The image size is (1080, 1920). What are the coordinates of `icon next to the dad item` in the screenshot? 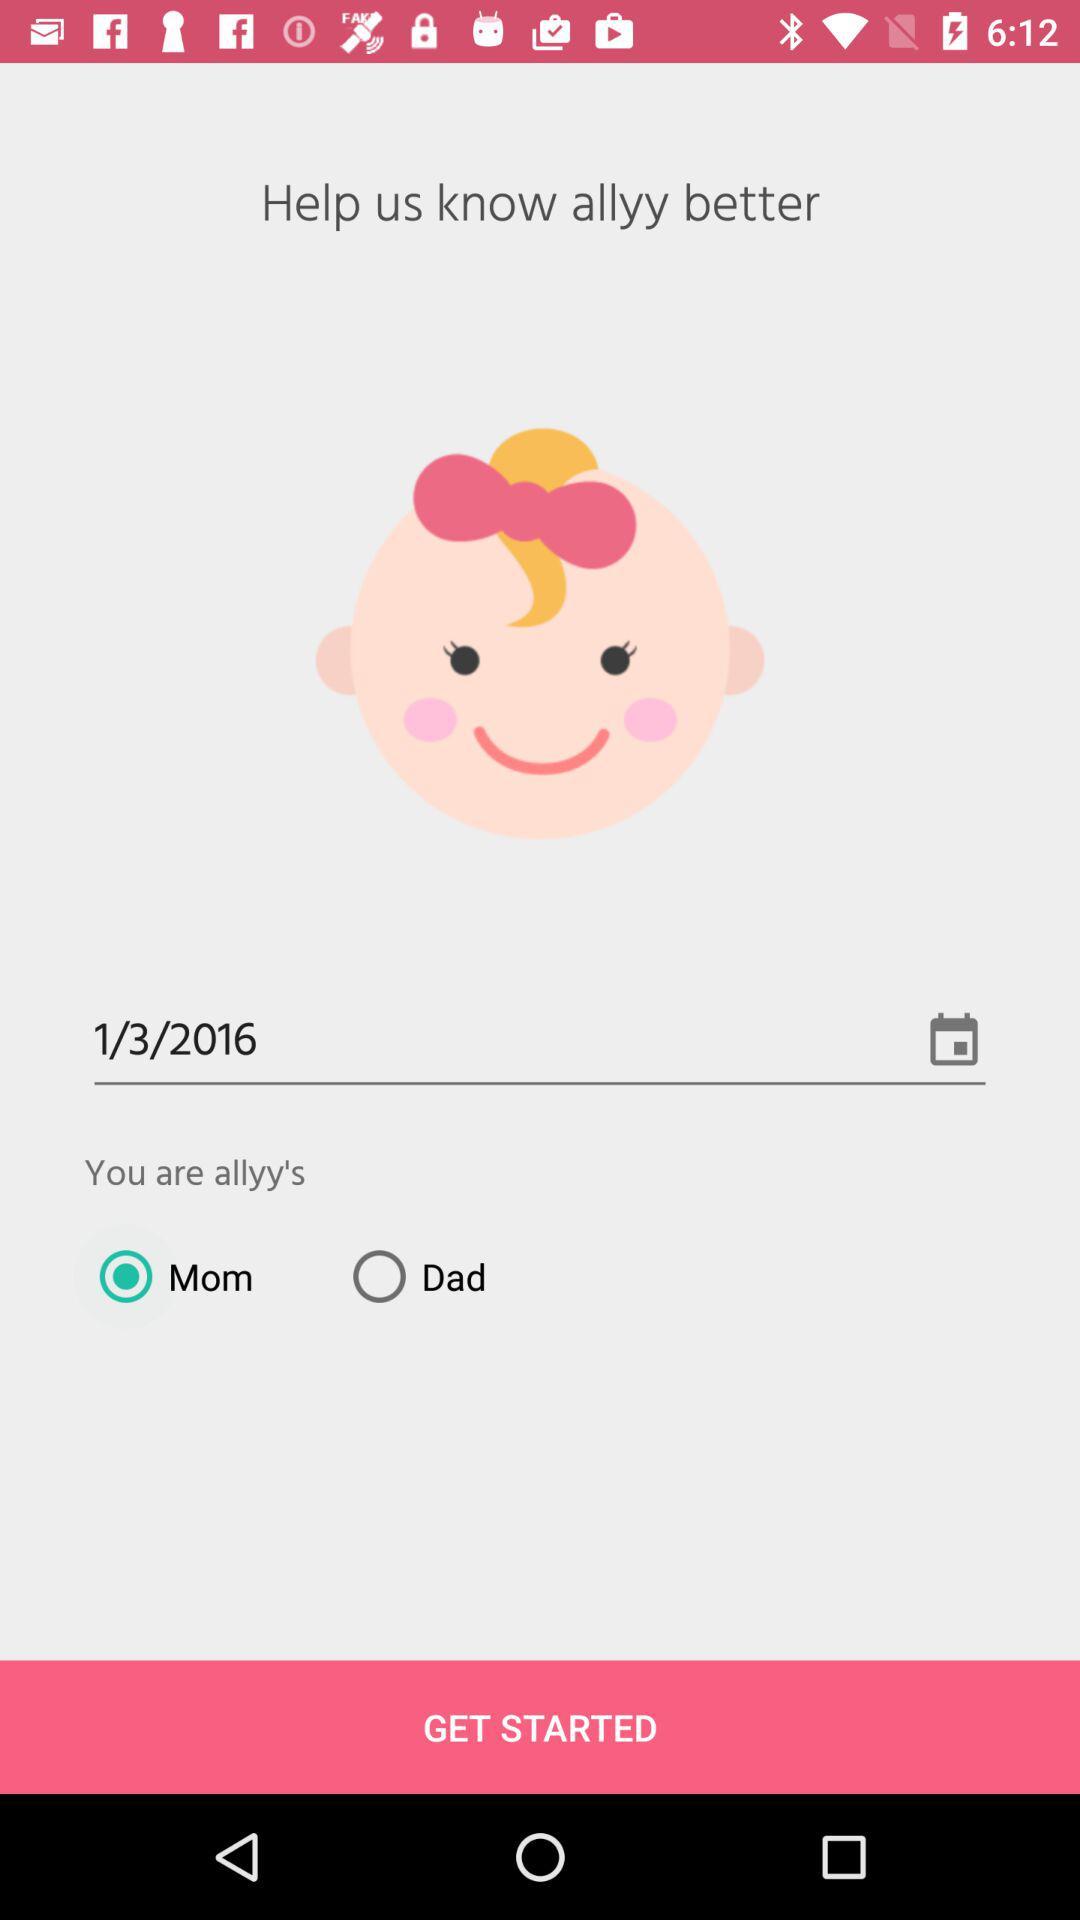 It's located at (167, 1275).